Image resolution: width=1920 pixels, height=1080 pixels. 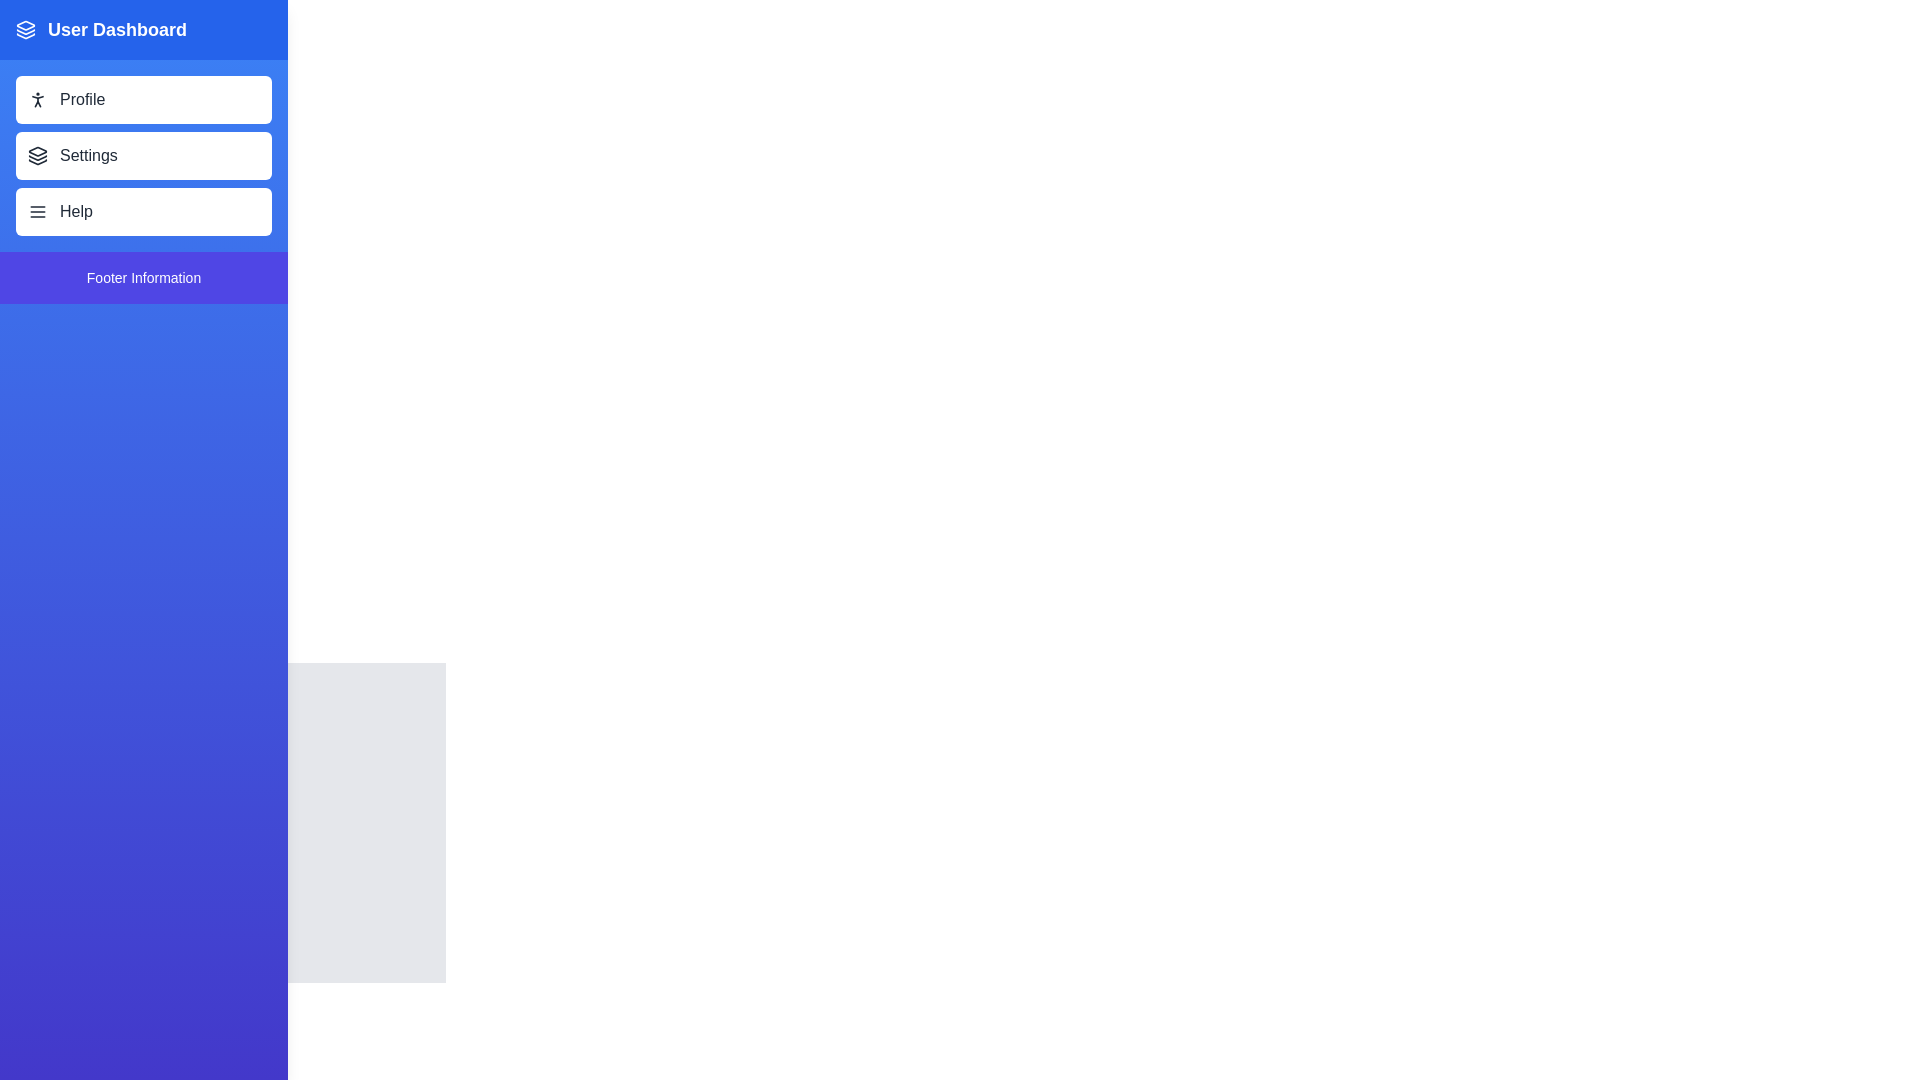 I want to click on the 'Help' button, which is a rectangular button with a white background and rounded corners located below the 'Settings' button in the 'Profile Settings Help' menu, so click(x=143, y=212).